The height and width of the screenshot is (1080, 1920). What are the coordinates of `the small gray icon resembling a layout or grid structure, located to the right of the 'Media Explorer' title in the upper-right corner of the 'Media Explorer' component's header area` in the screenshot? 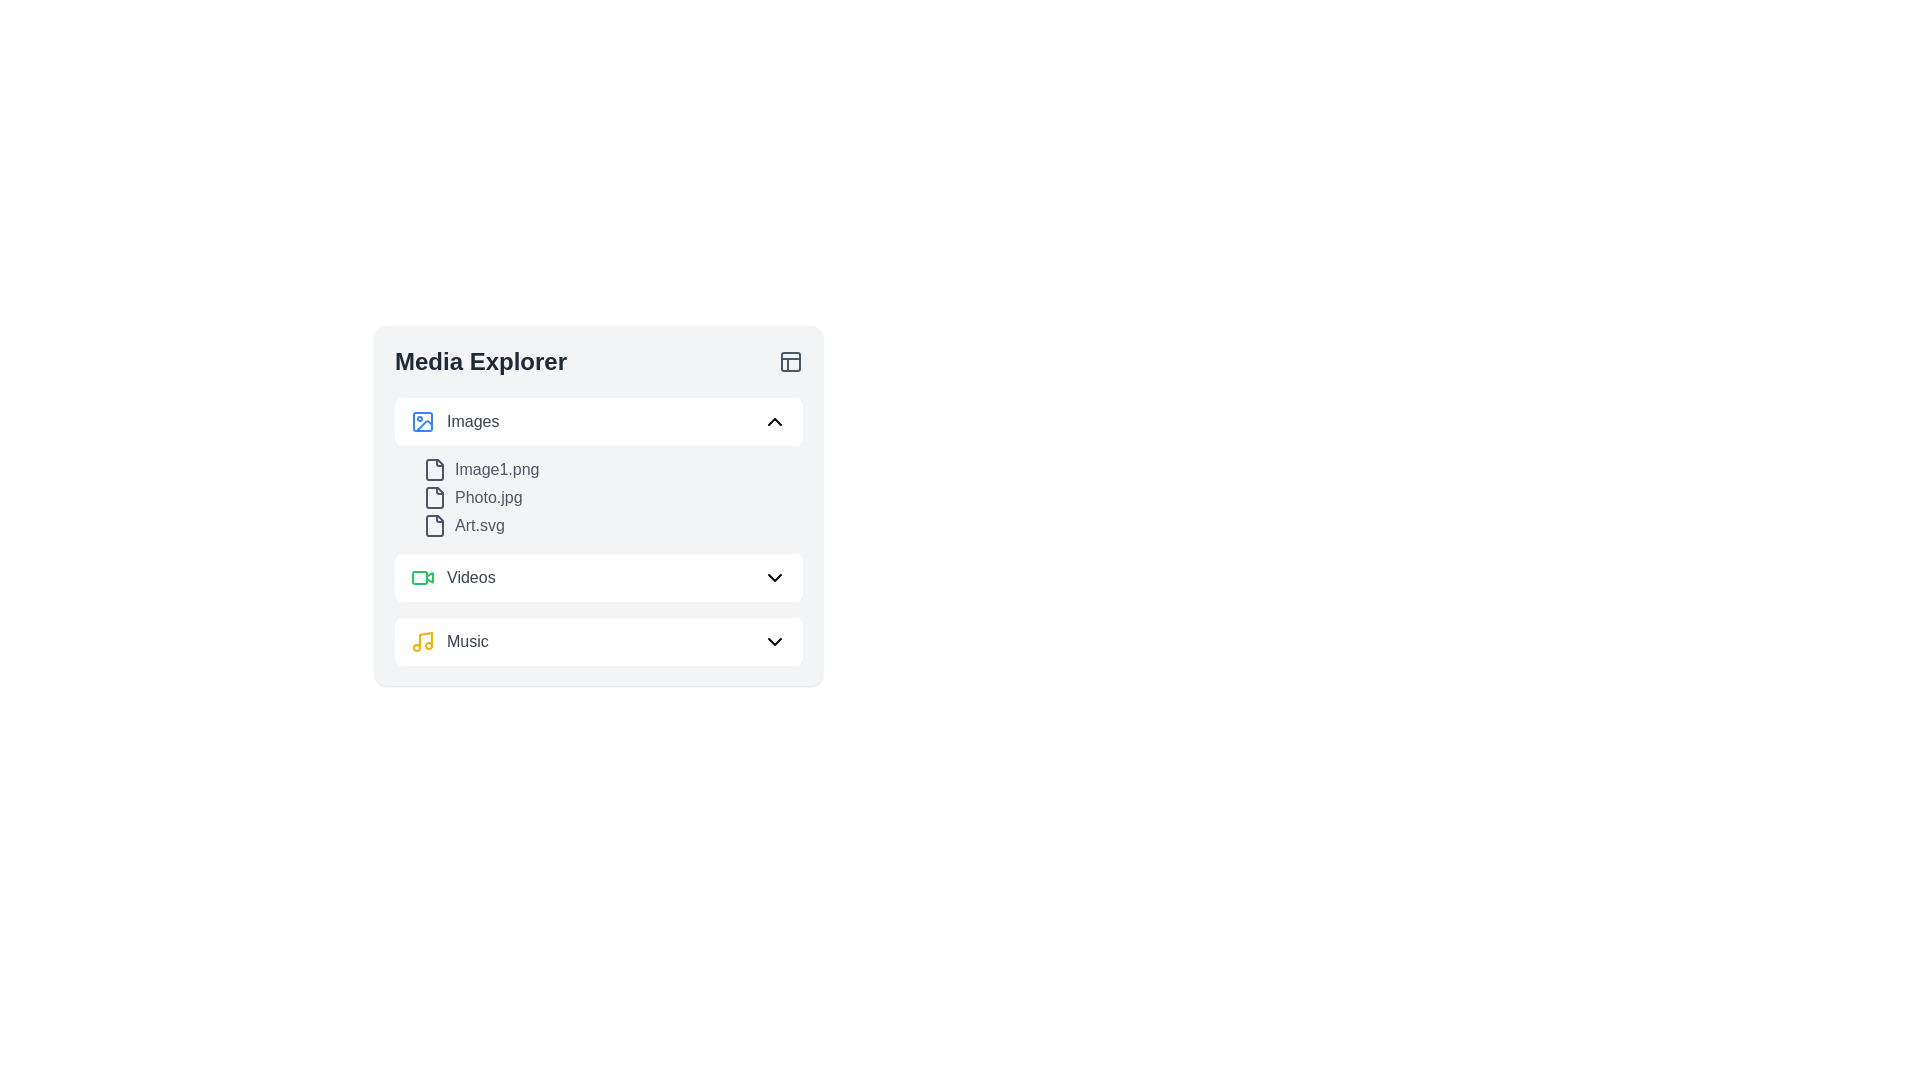 It's located at (790, 362).